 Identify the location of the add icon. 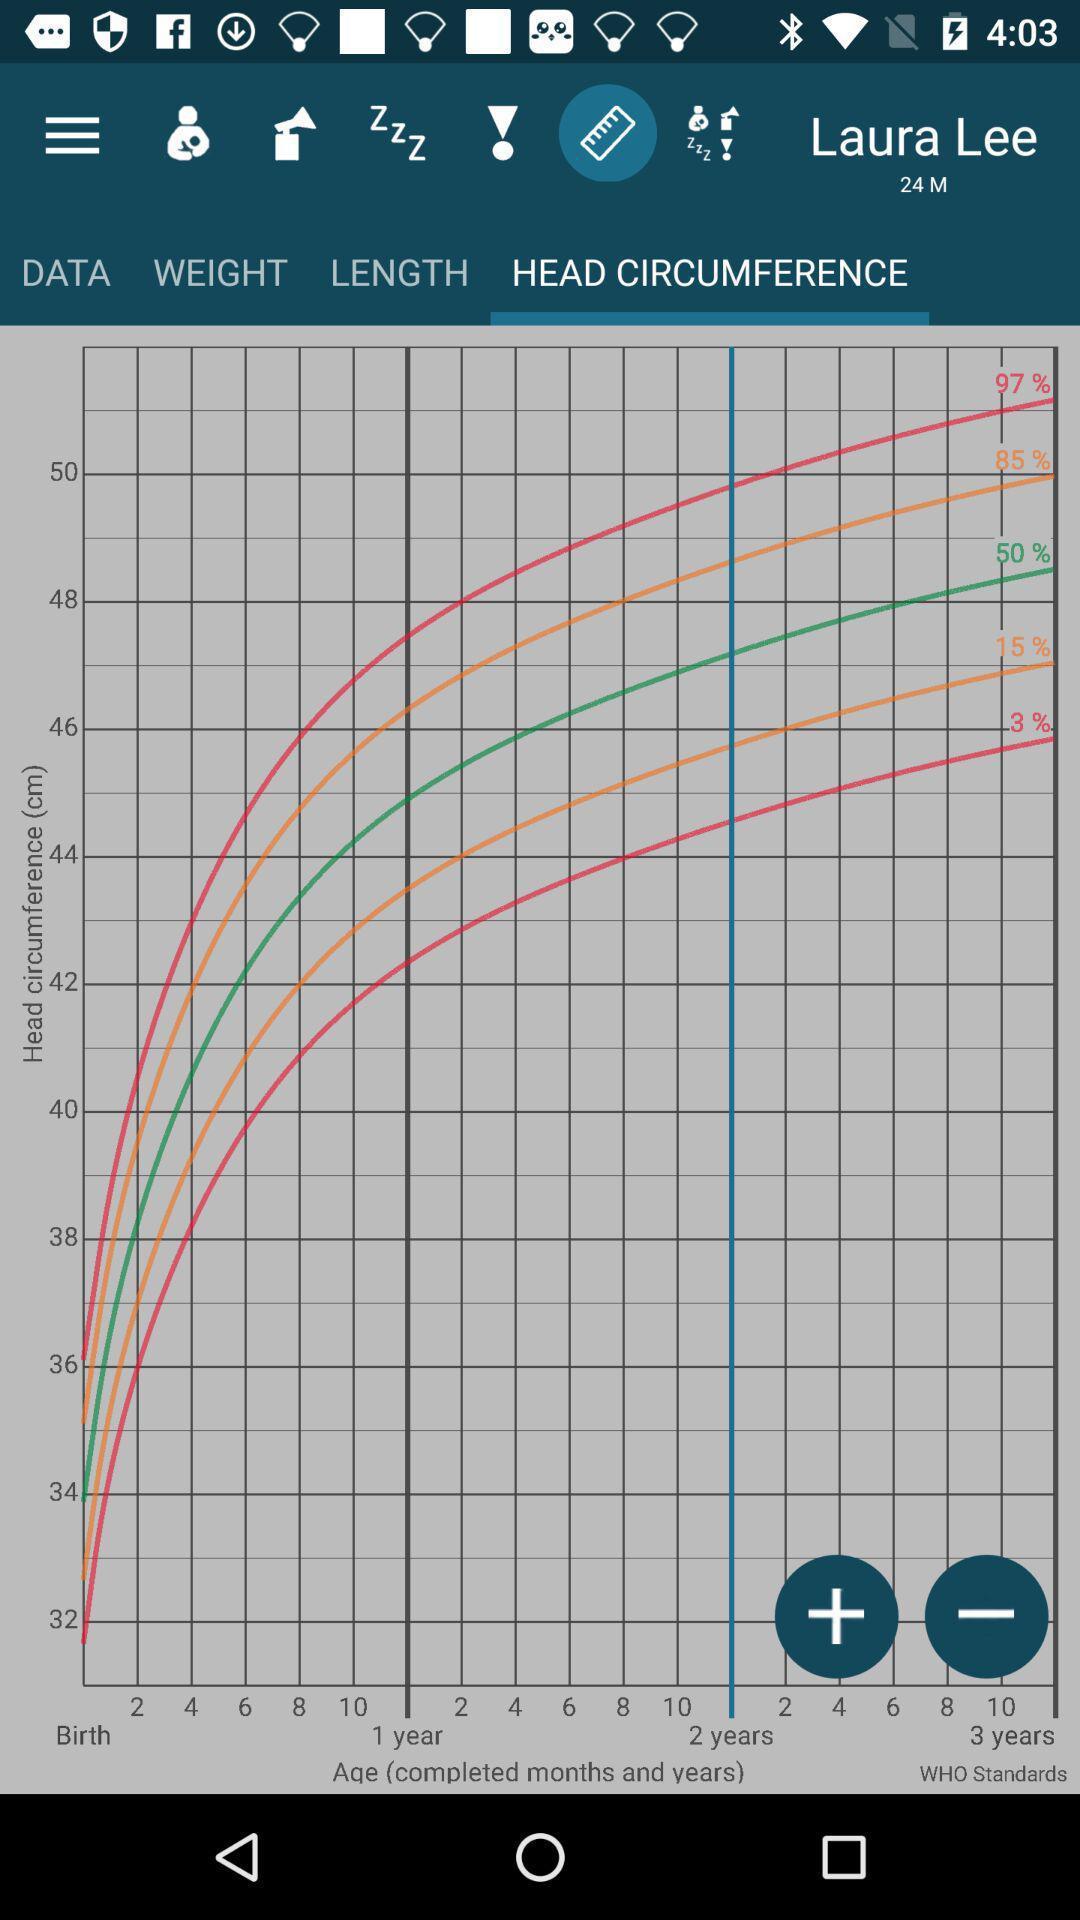
(836, 1616).